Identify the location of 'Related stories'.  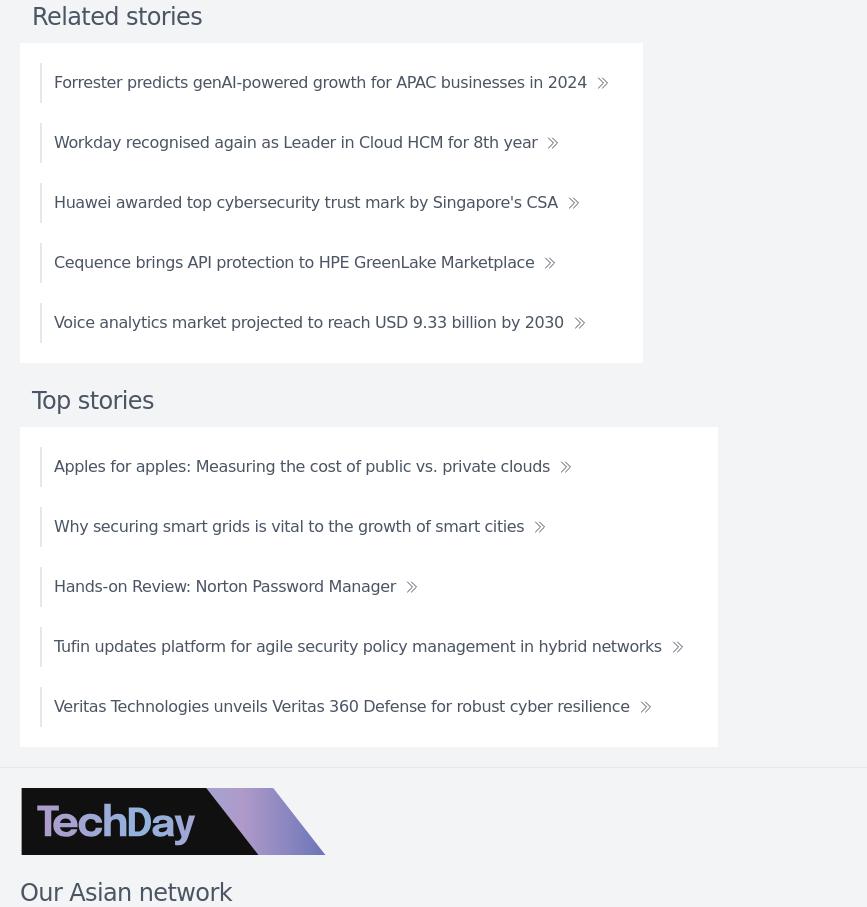
(116, 14).